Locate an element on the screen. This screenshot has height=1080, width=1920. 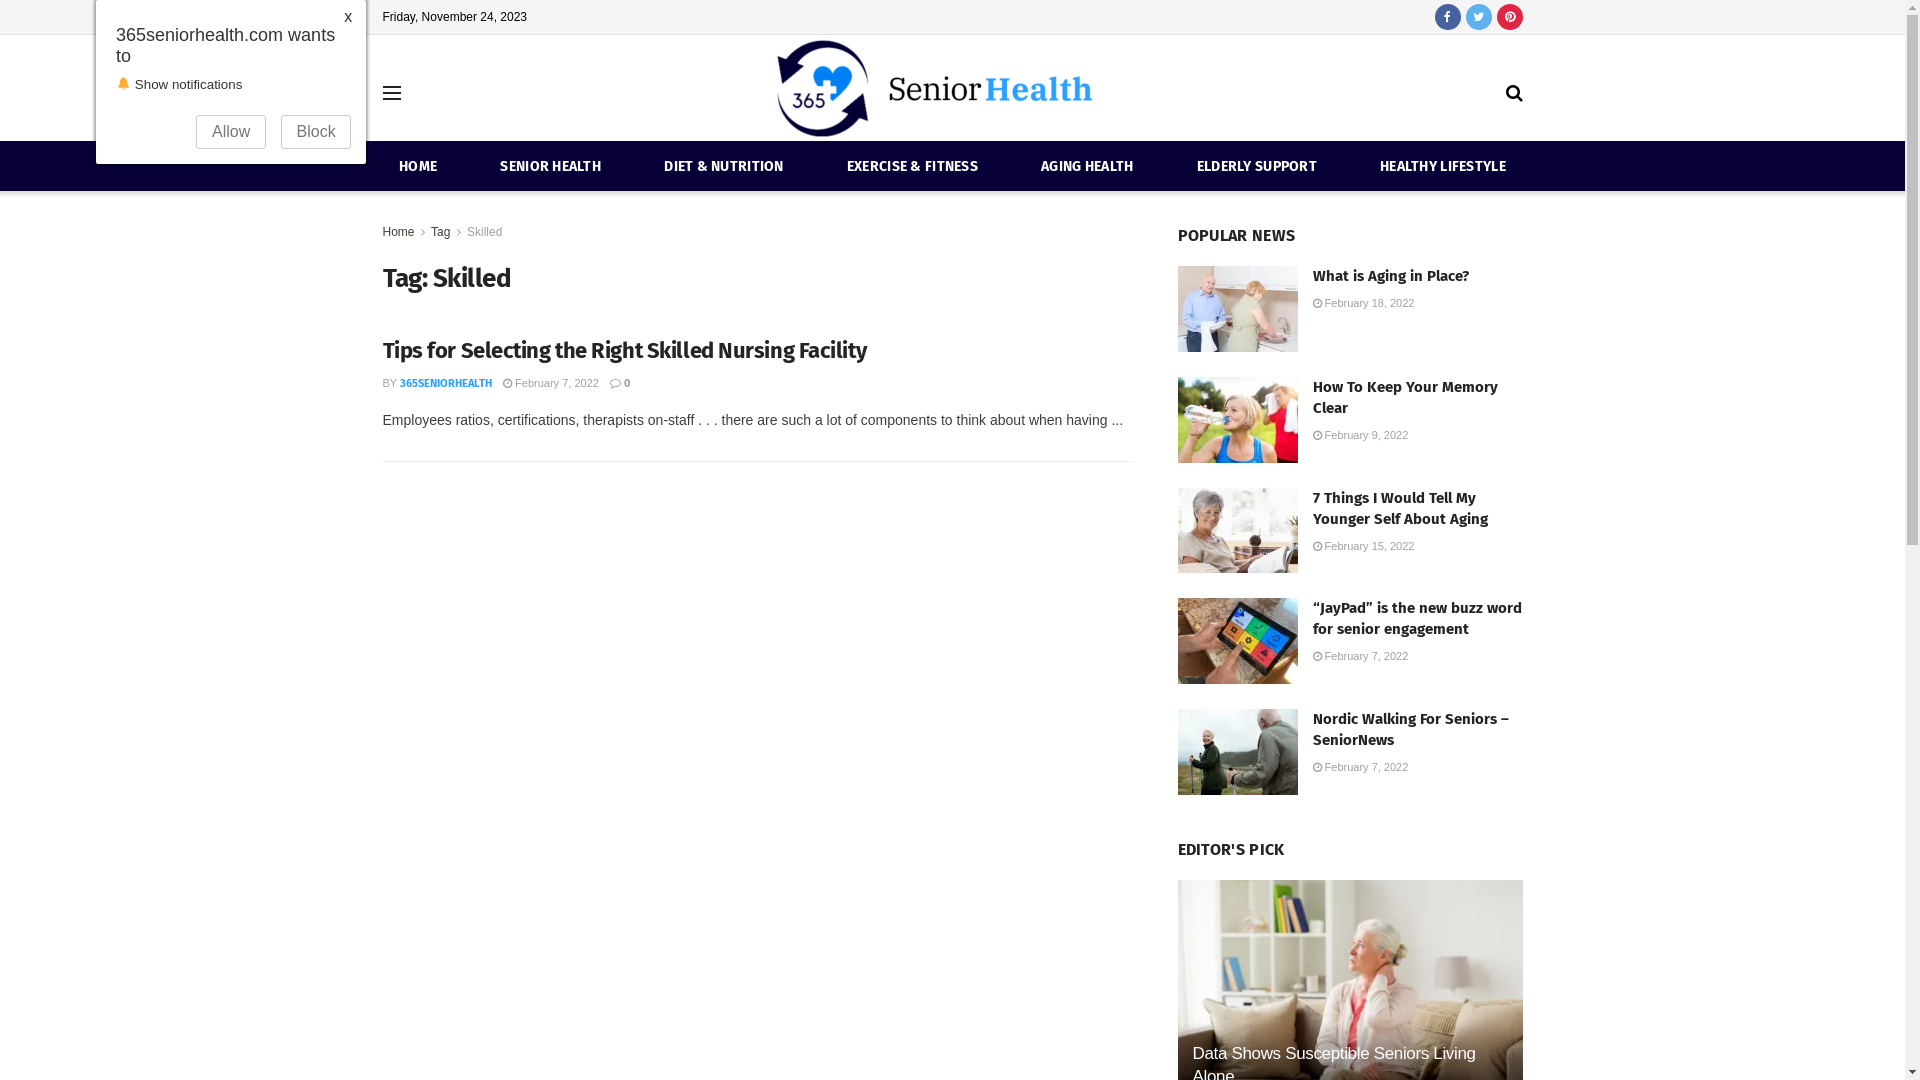
'Tag' is located at coordinates (439, 230).